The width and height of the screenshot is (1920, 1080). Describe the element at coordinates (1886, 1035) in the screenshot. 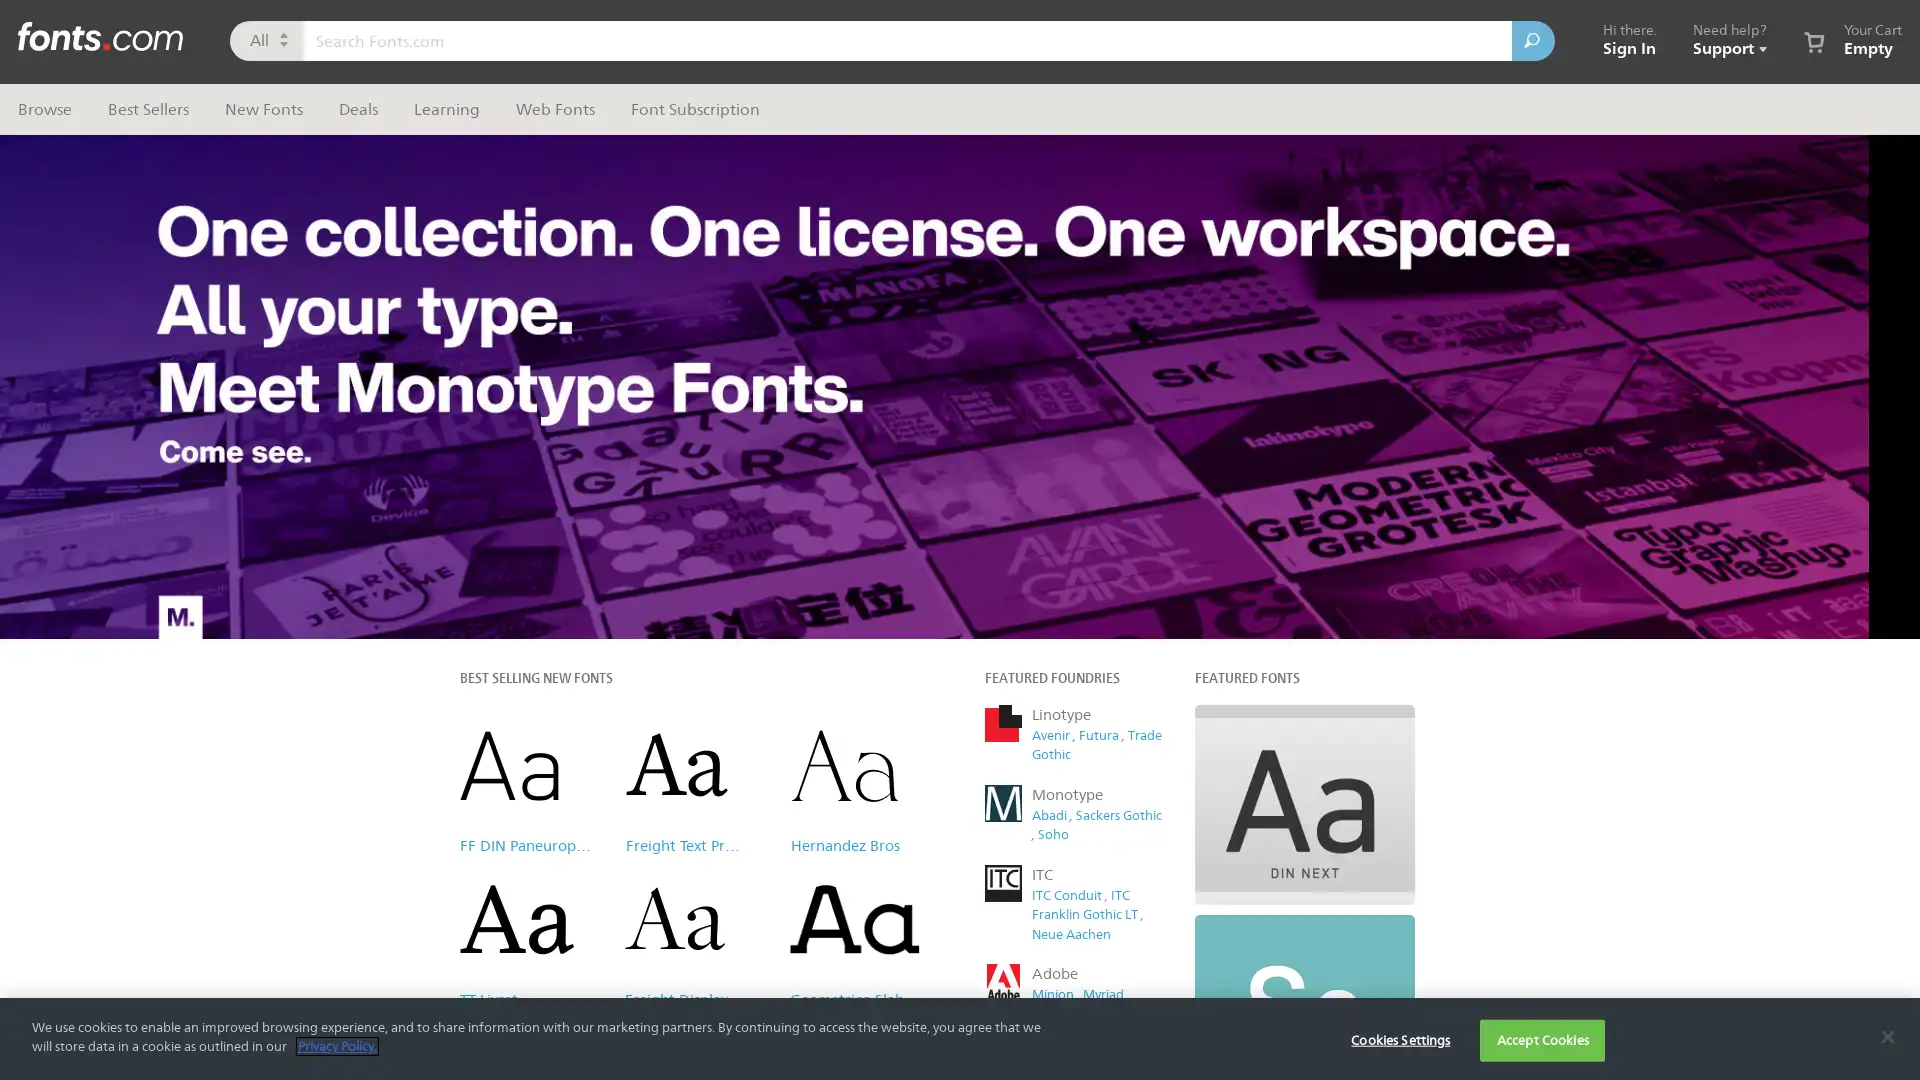

I see `Close` at that location.